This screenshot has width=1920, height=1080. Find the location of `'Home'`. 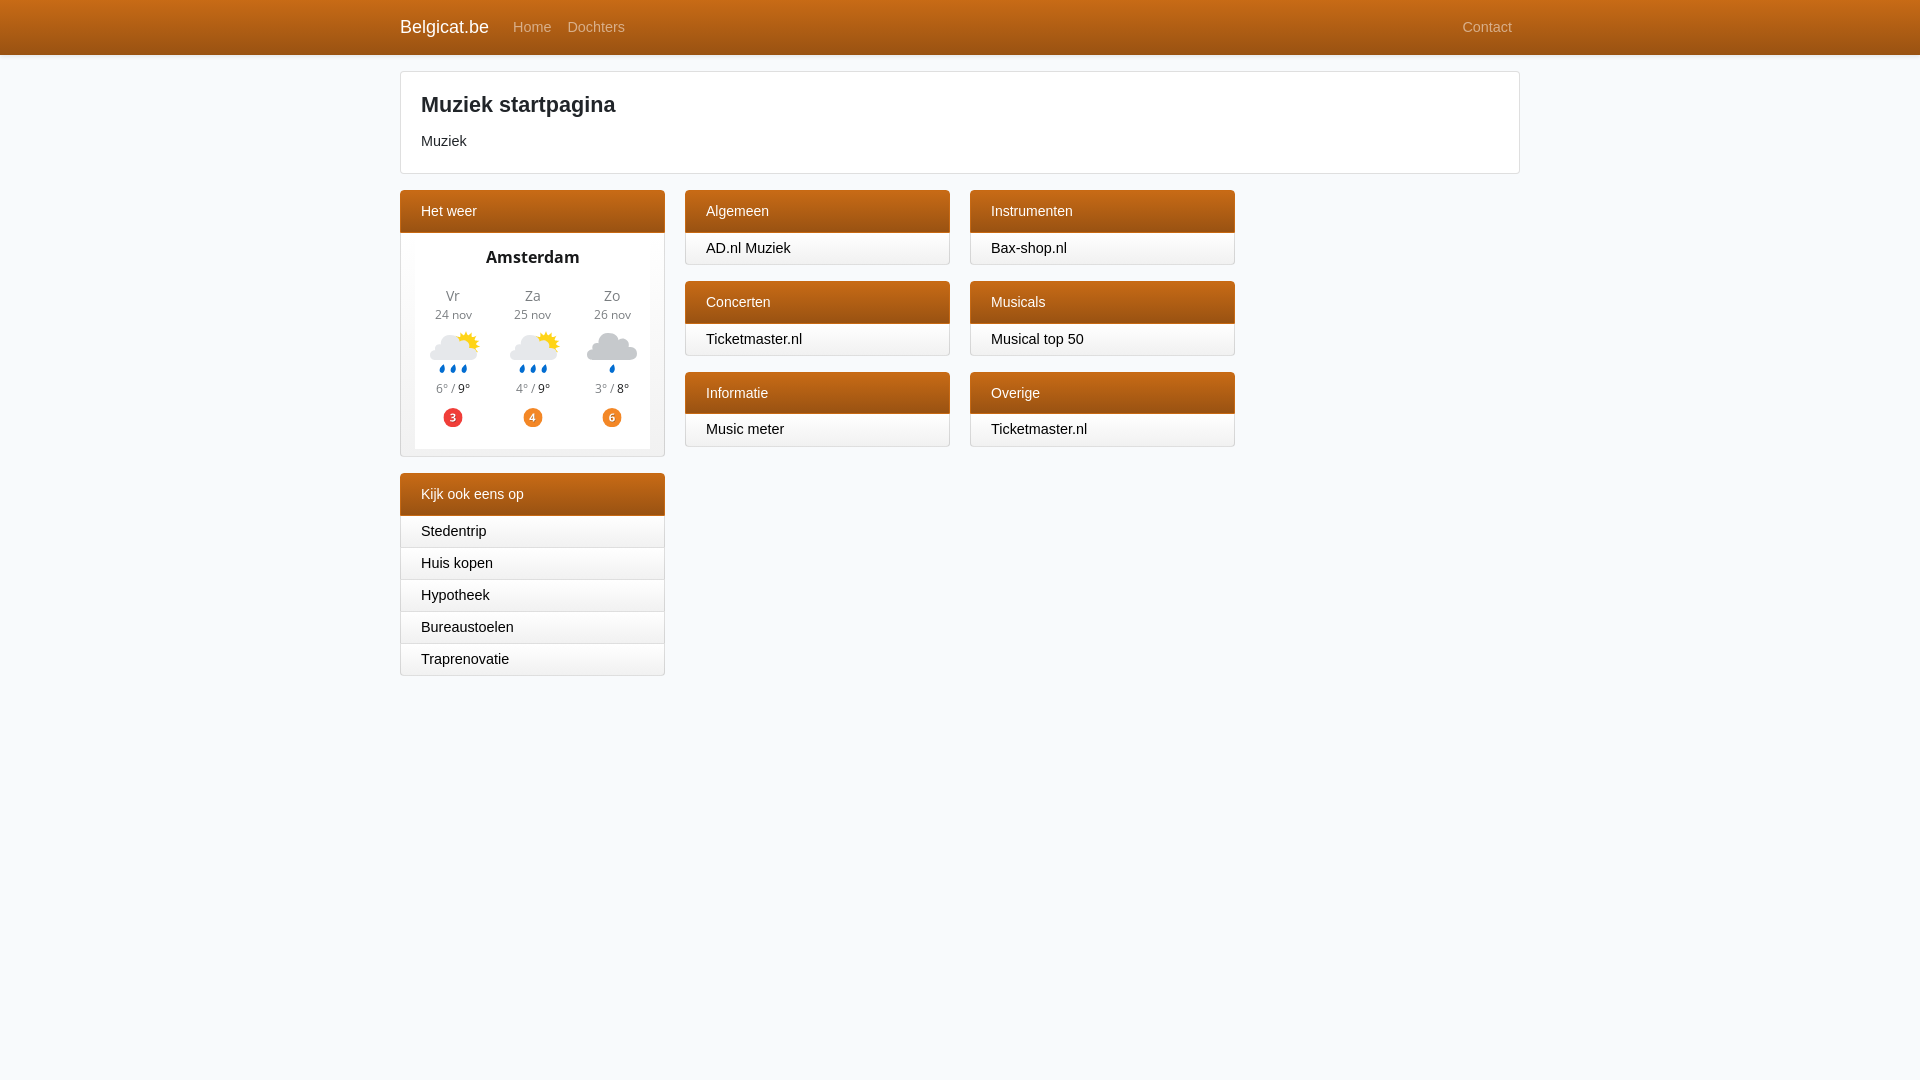

'Home' is located at coordinates (532, 27).